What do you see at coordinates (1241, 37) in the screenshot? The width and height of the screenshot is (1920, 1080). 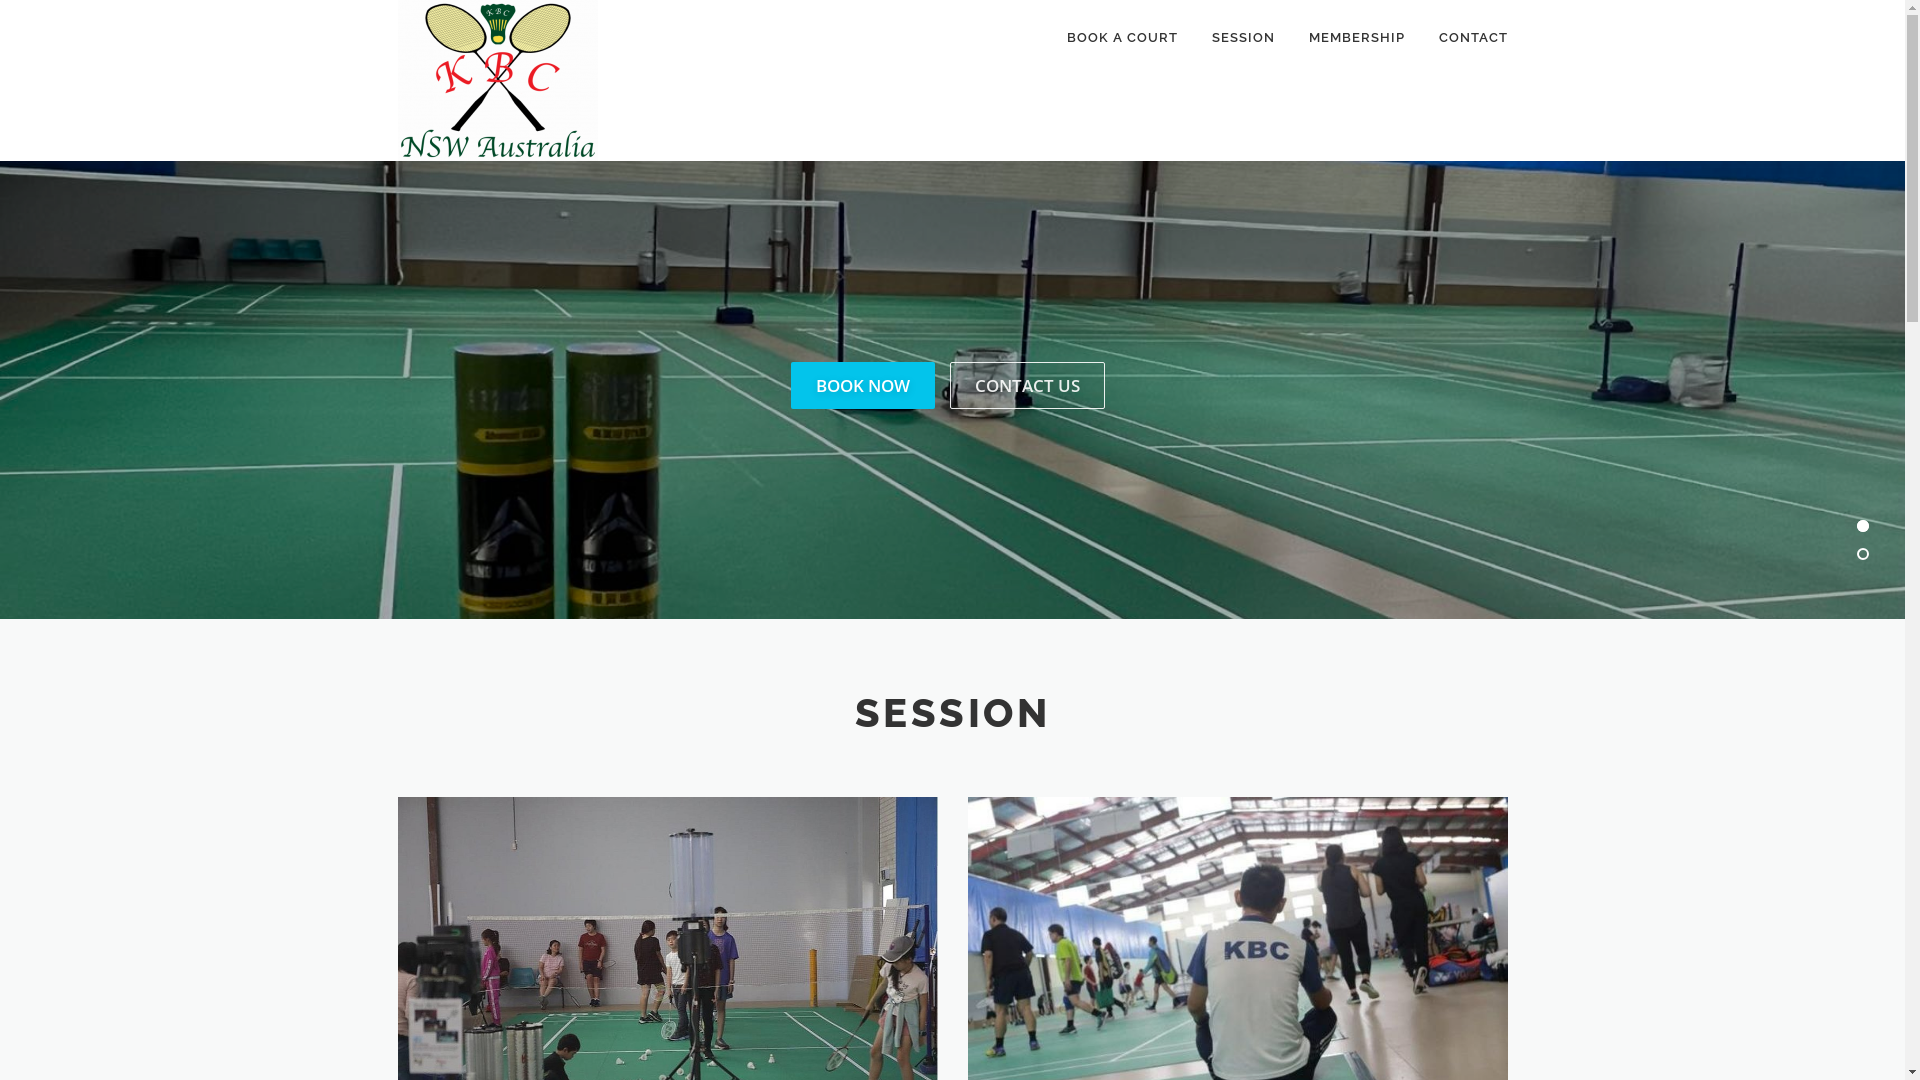 I see `'SESSION'` at bounding box center [1241, 37].